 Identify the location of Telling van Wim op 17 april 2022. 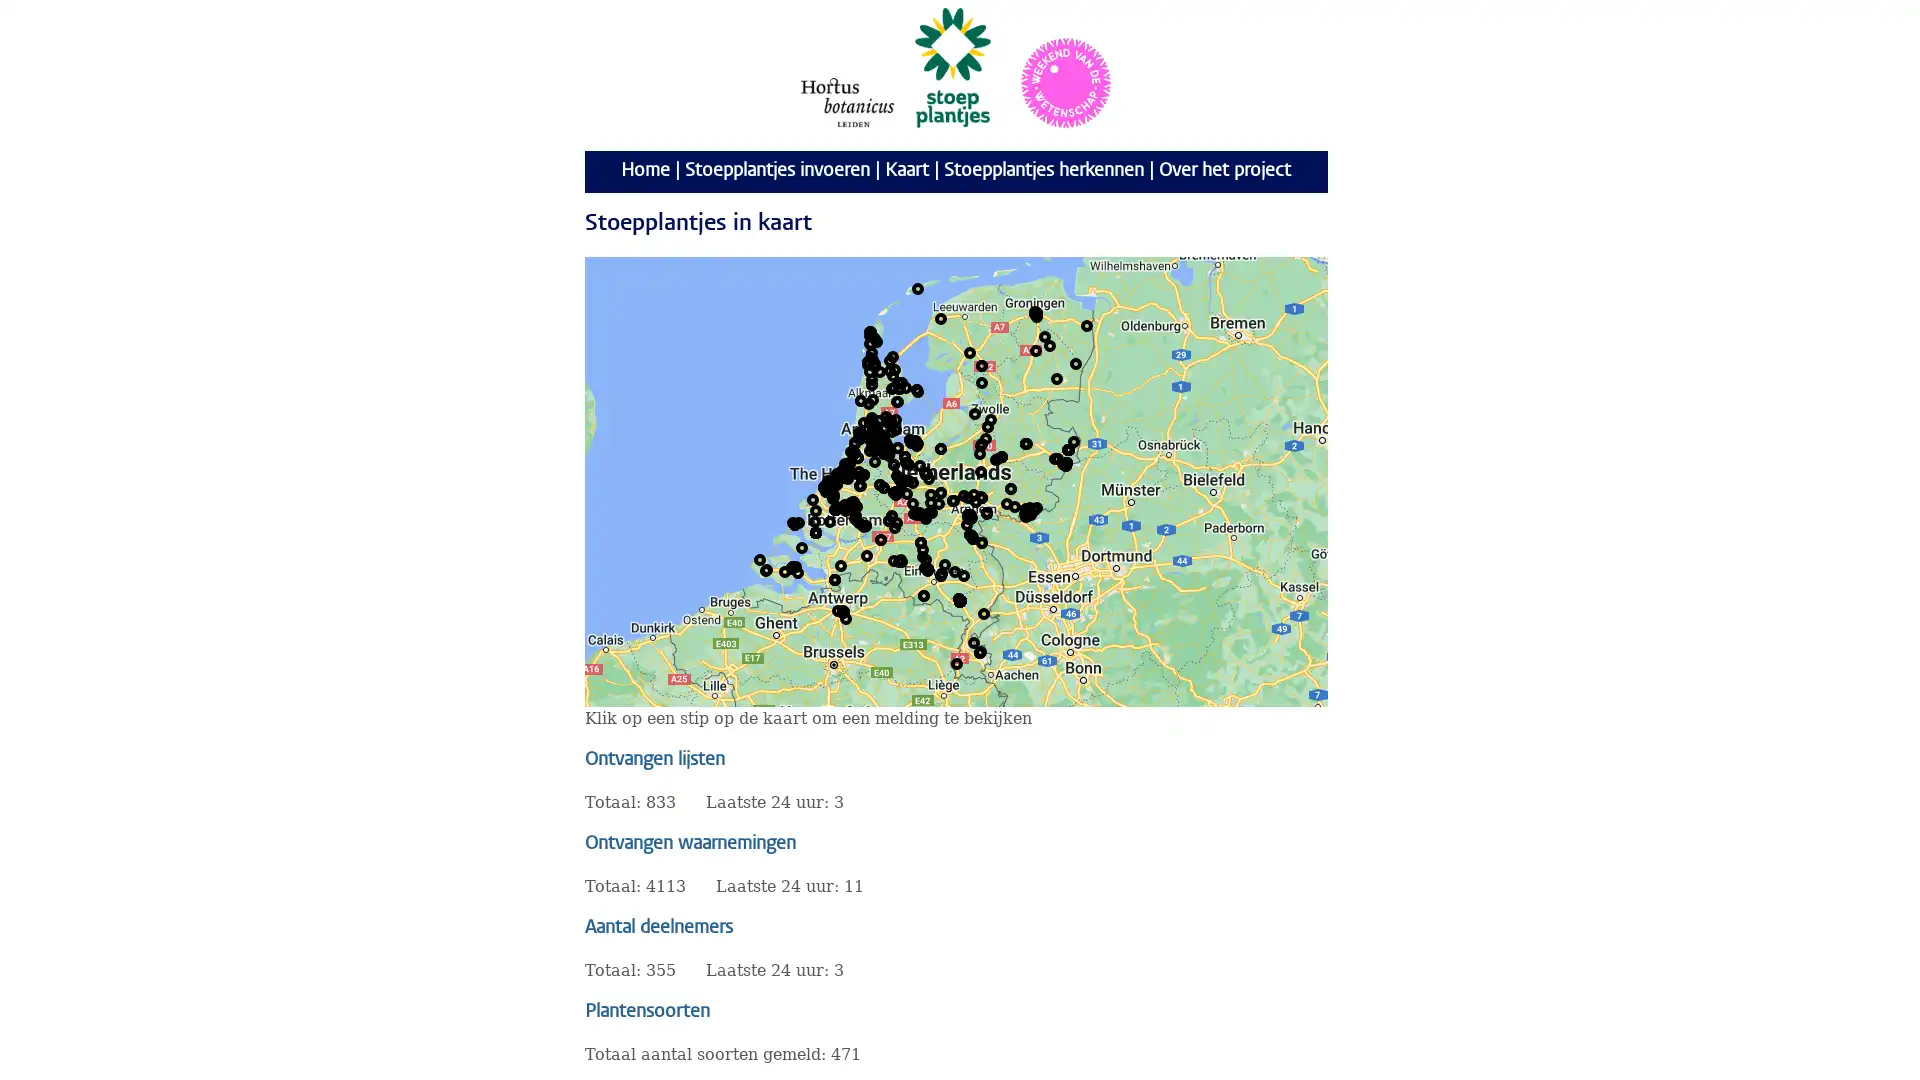
(797, 520).